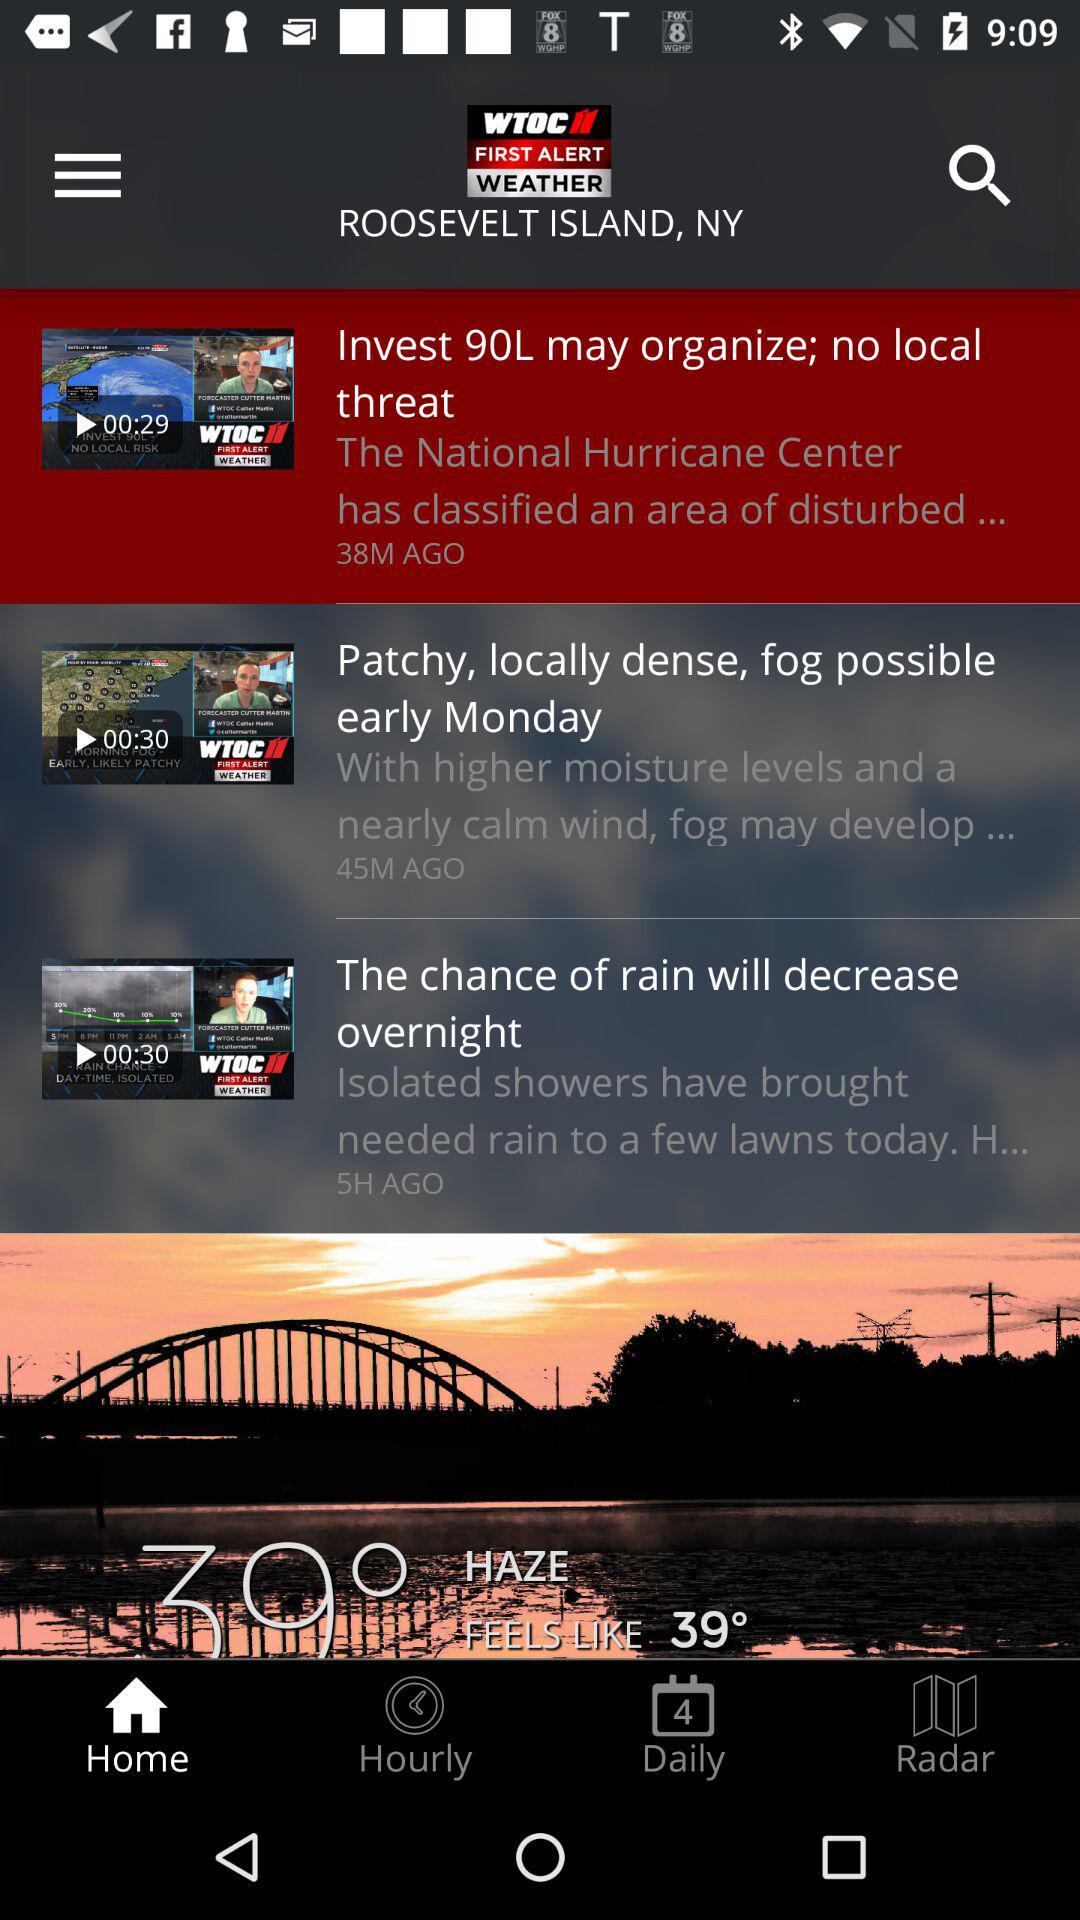 Image resolution: width=1080 pixels, height=1920 pixels. What do you see at coordinates (945, 1726) in the screenshot?
I see `radar` at bounding box center [945, 1726].